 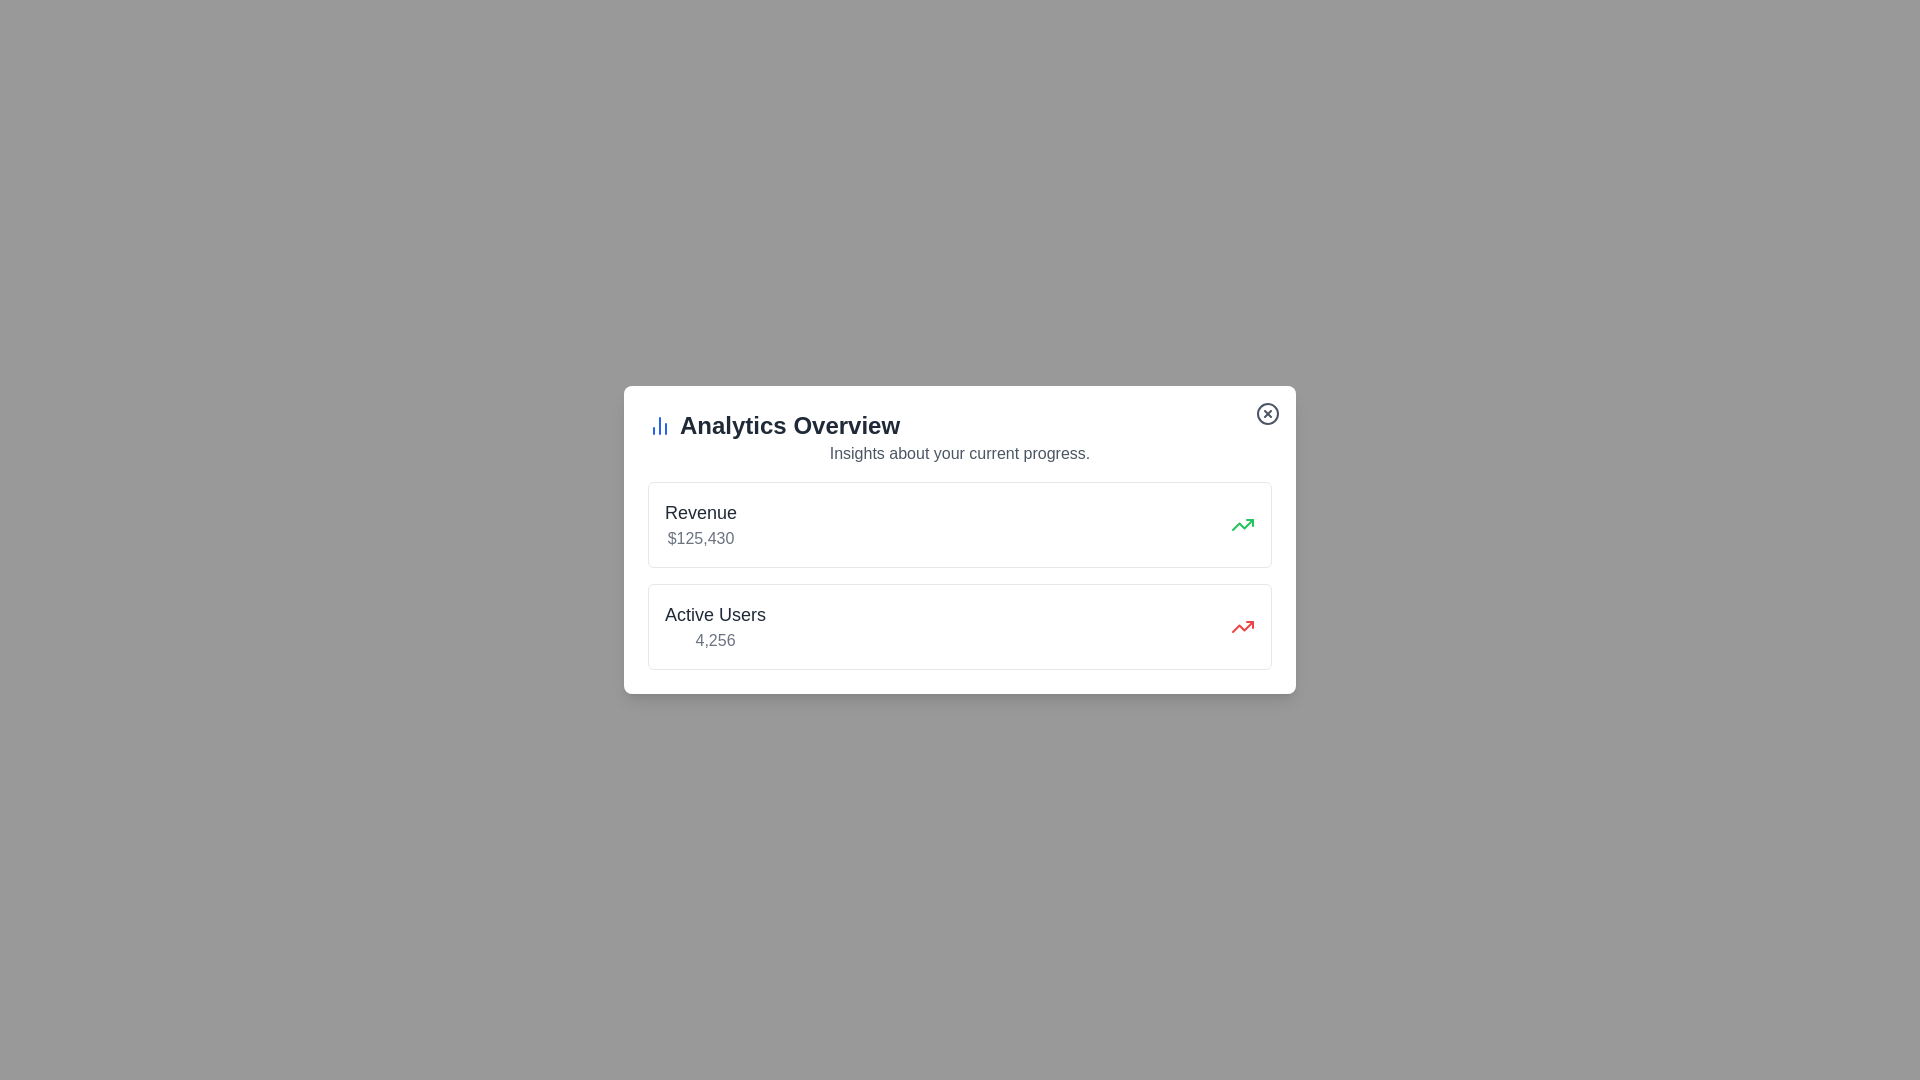 What do you see at coordinates (715, 613) in the screenshot?
I see `the 'Active Users' text label within the second block of the 'Analytics Overview' card, which is positioned above the number '4,256'` at bounding box center [715, 613].